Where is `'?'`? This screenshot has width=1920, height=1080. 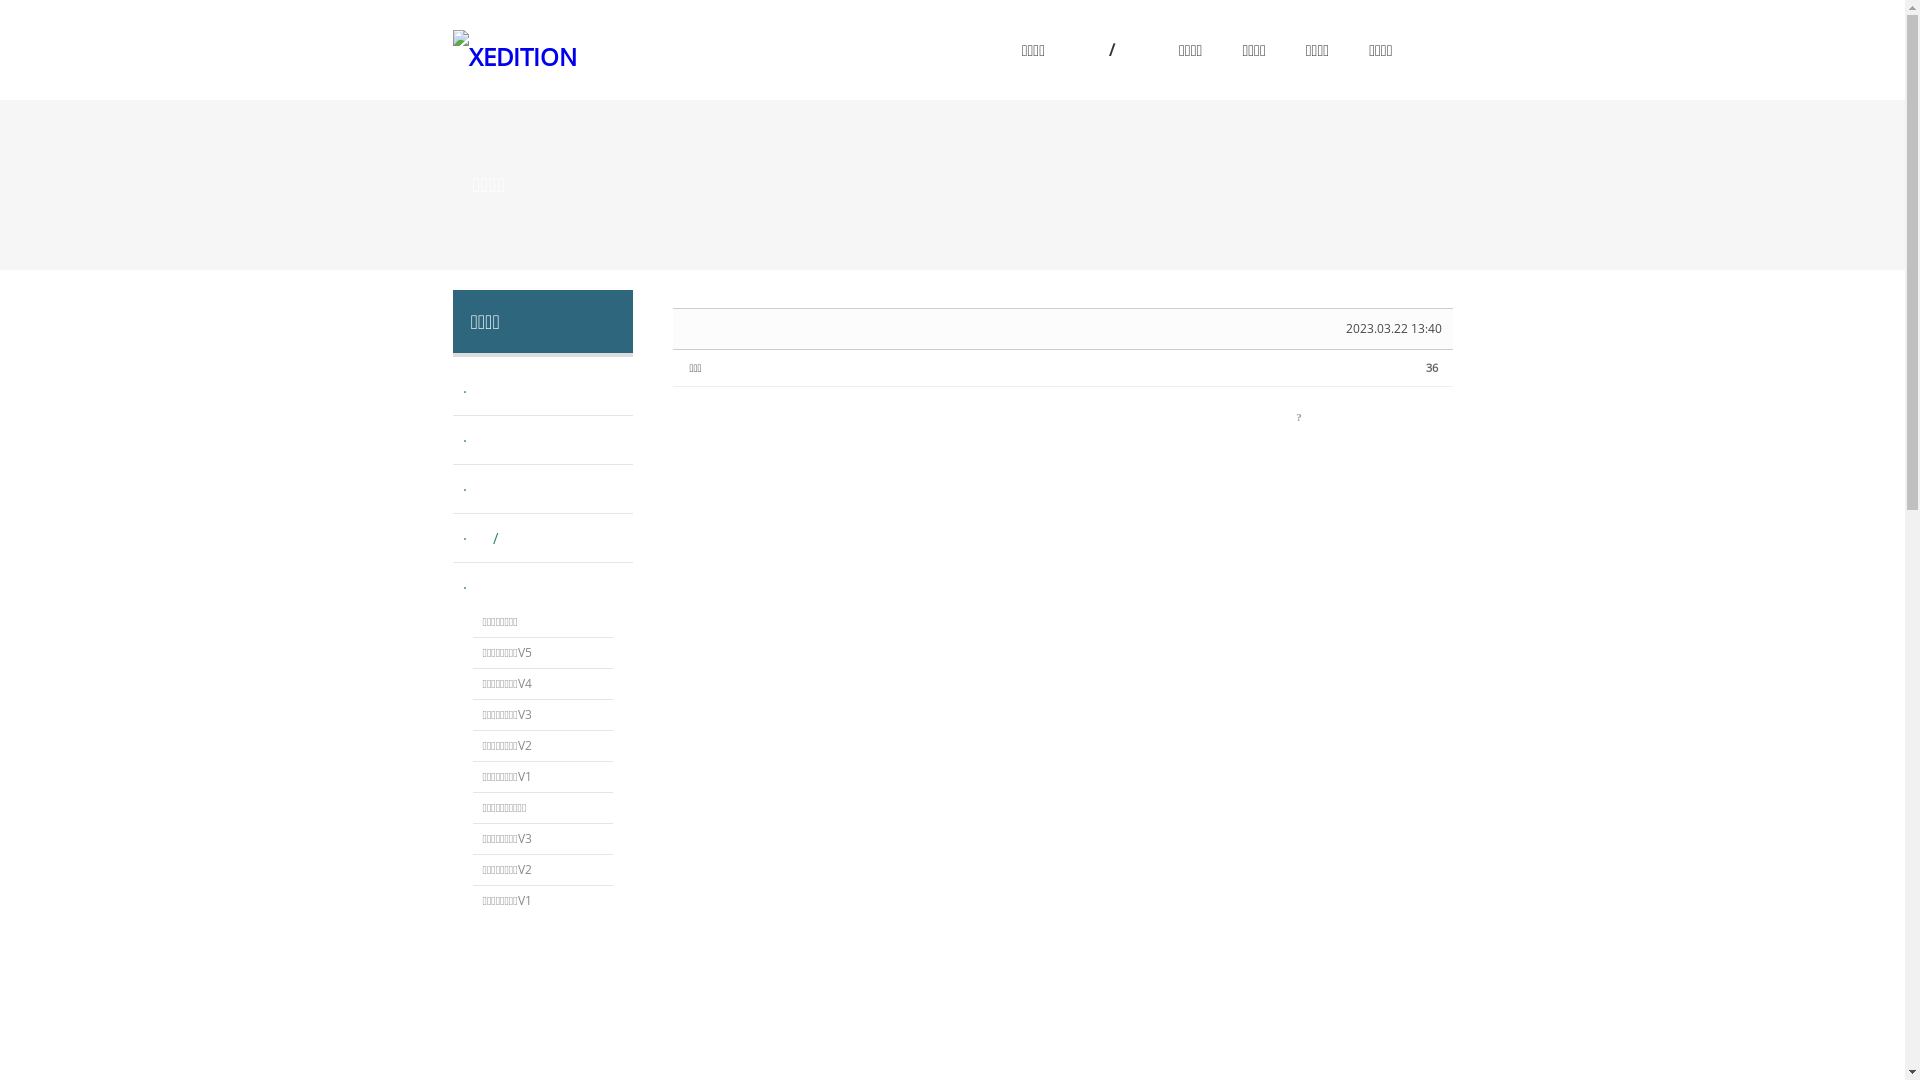
'?' is located at coordinates (1297, 415).